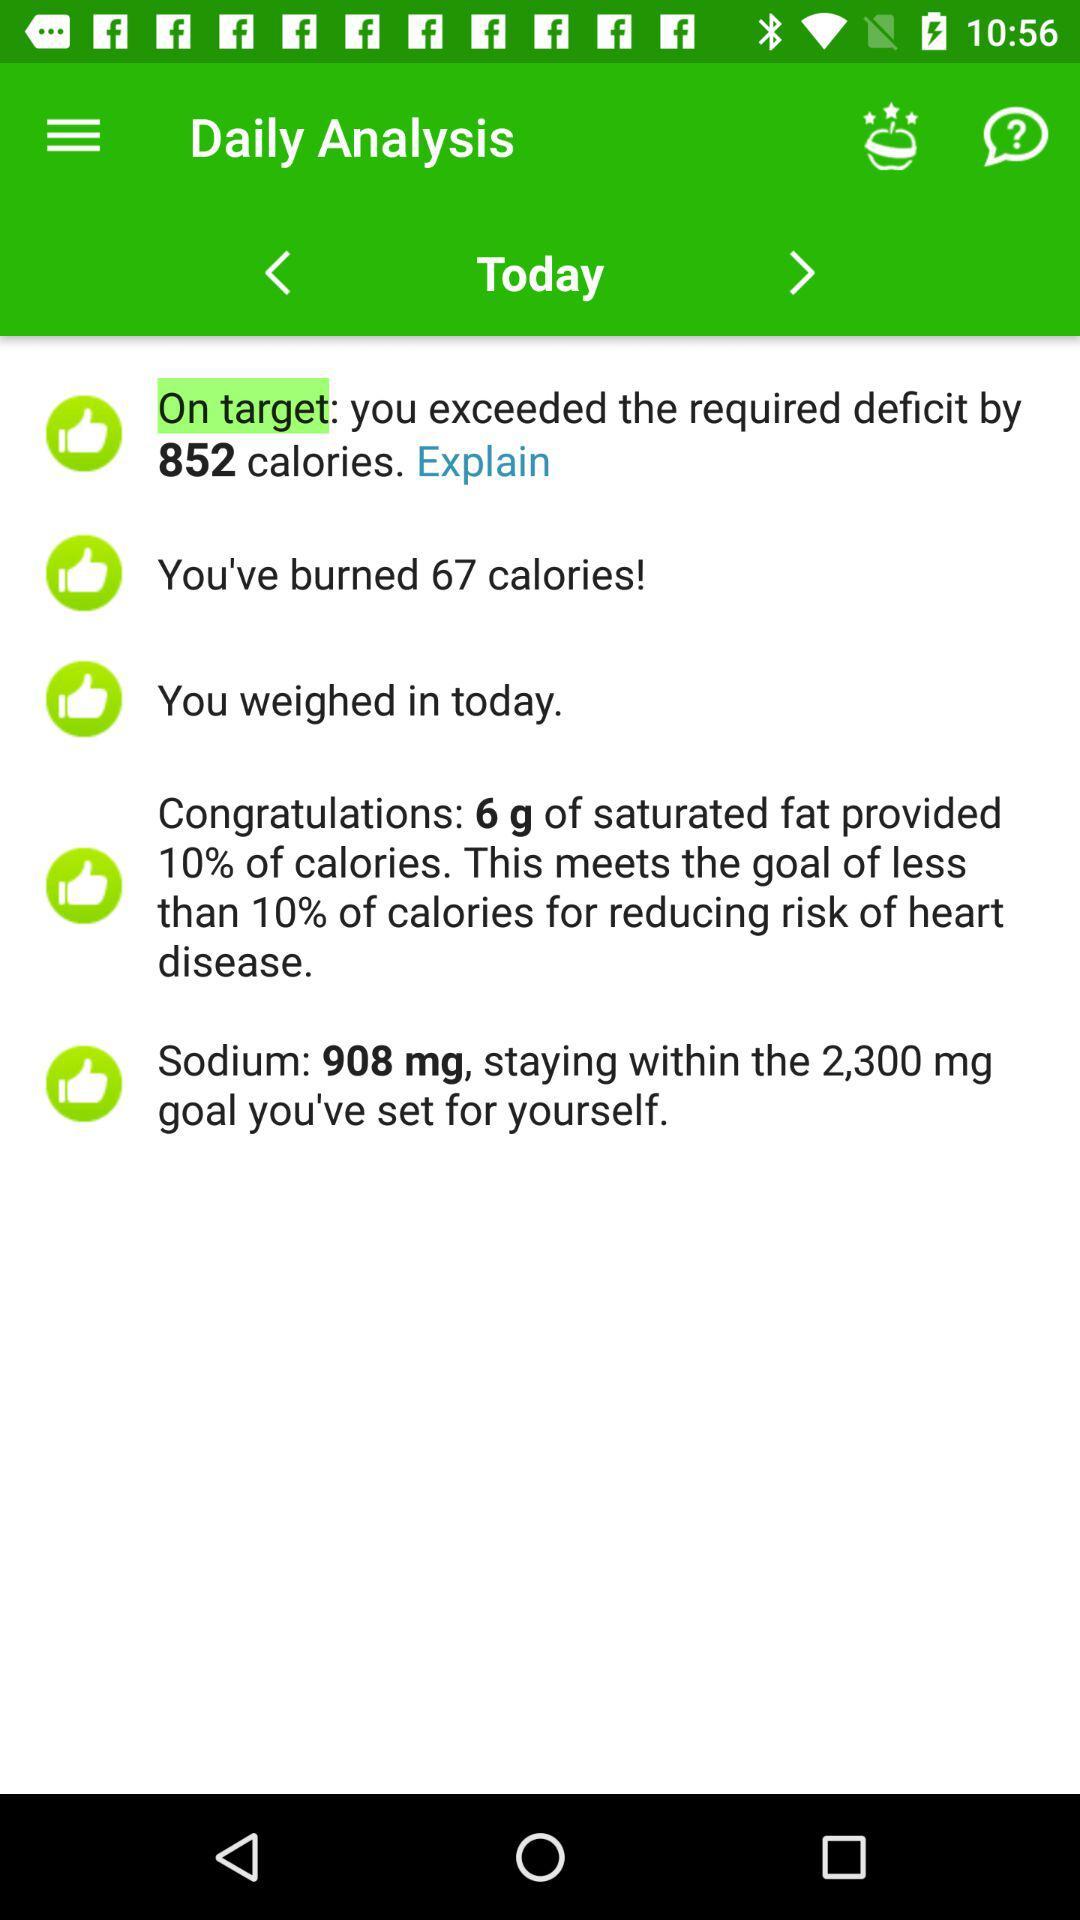  What do you see at coordinates (72, 135) in the screenshot?
I see `the icon to the left of daily analysis icon` at bounding box center [72, 135].